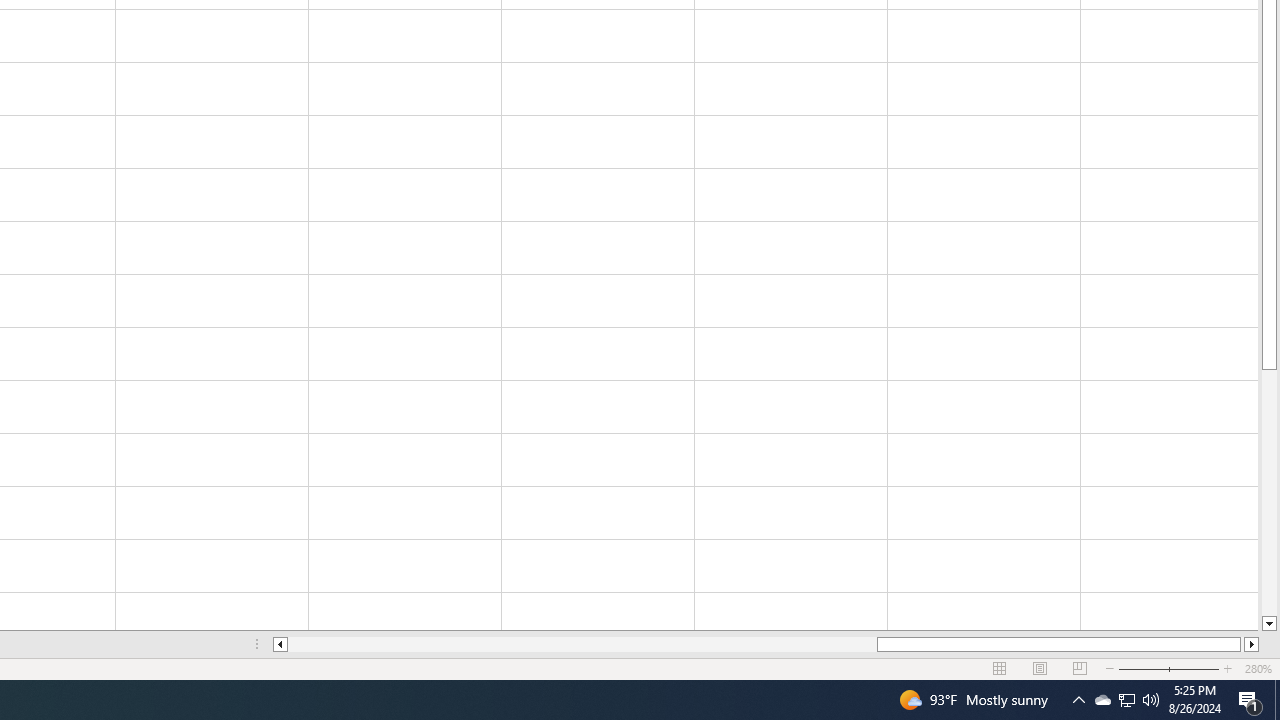 Image resolution: width=1280 pixels, height=720 pixels. I want to click on 'Zoom In', so click(1226, 669).